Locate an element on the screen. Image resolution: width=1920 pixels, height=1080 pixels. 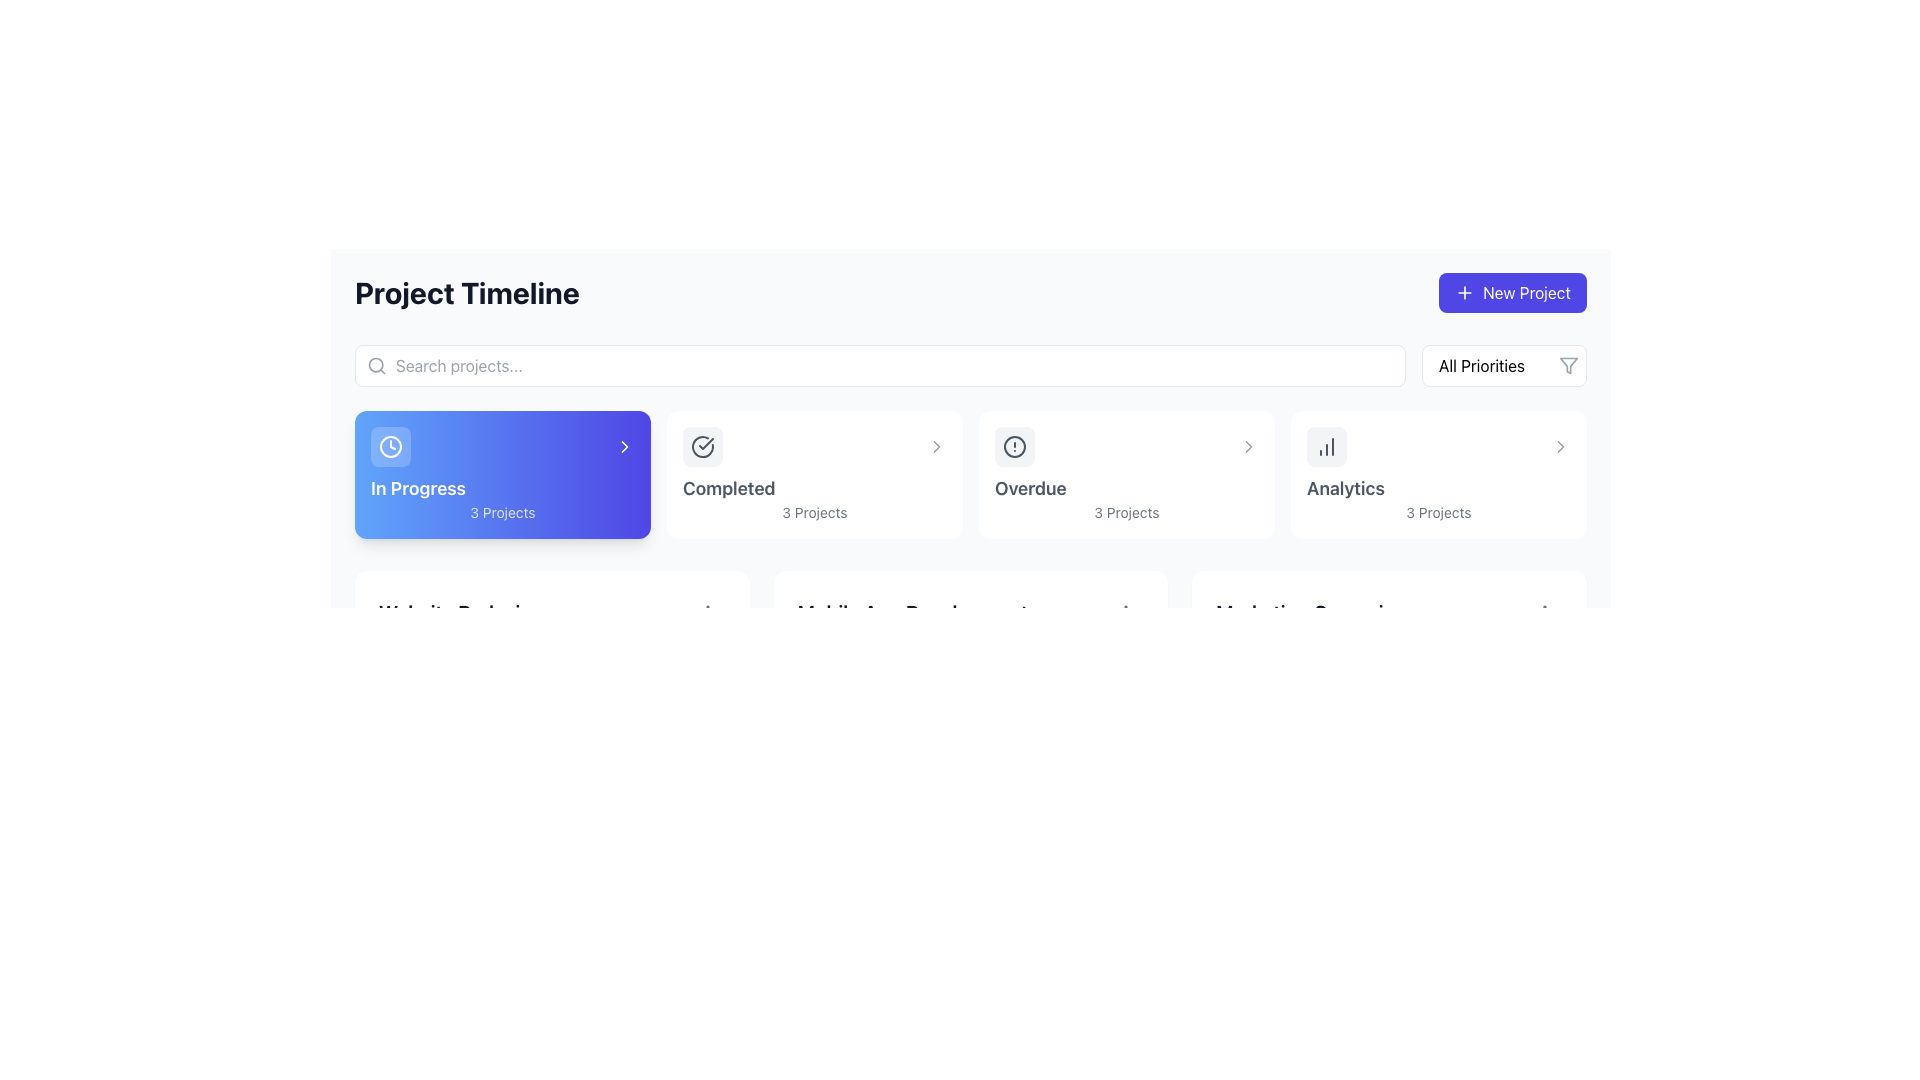
the time-related icon located in the top-left corner of the 'In Progress' card for additional information is located at coordinates (390, 446).